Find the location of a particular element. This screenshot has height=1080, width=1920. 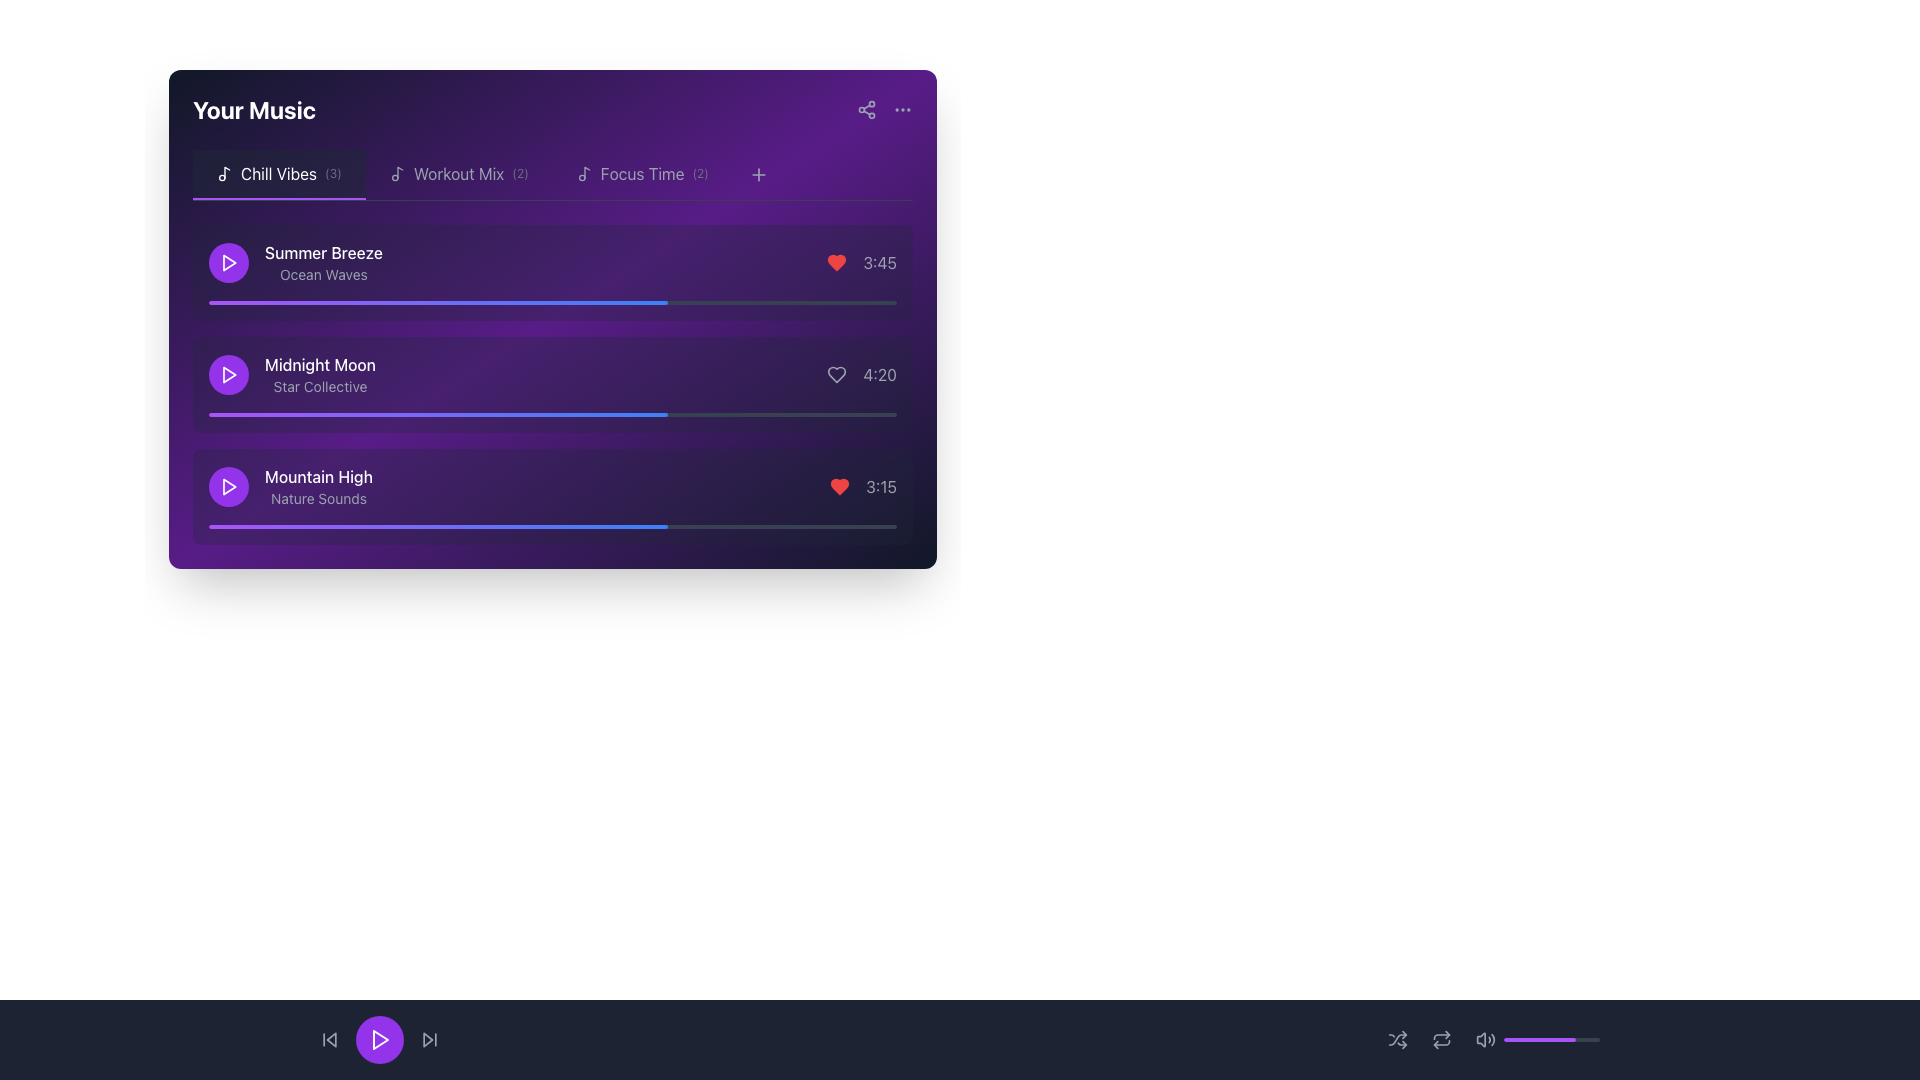

the red heart icon on the far-right side of the first song row is located at coordinates (837, 261).